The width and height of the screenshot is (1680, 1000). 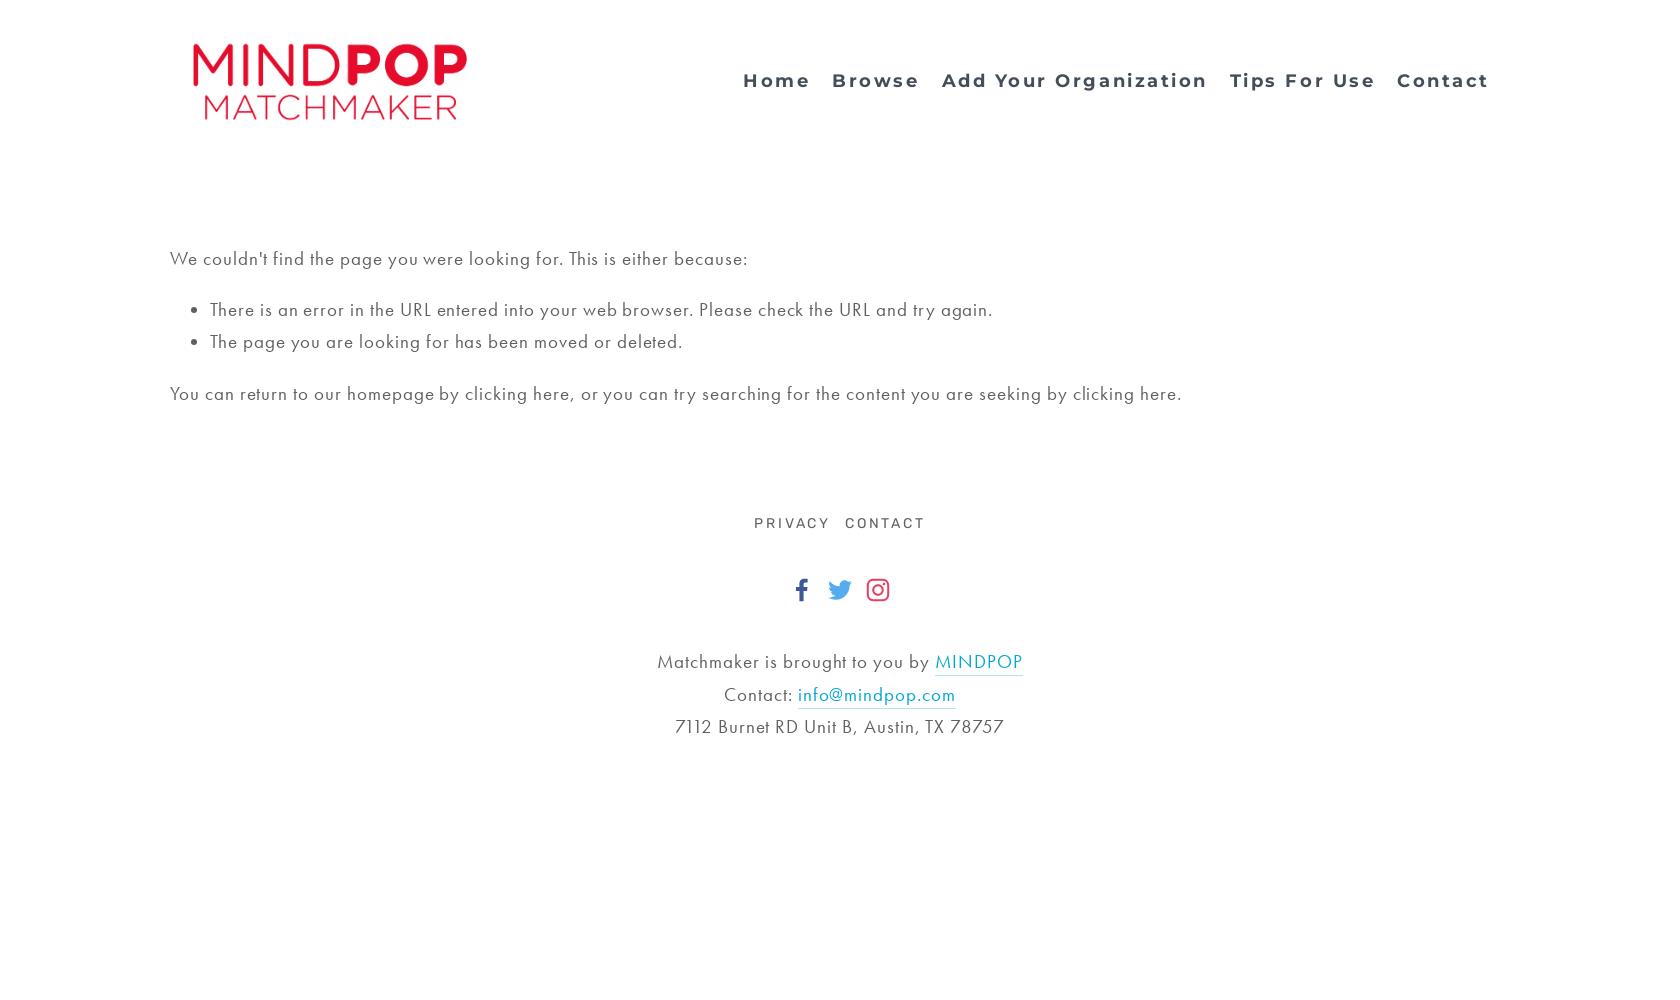 What do you see at coordinates (940, 80) in the screenshot?
I see `'Add Your Organization'` at bounding box center [940, 80].